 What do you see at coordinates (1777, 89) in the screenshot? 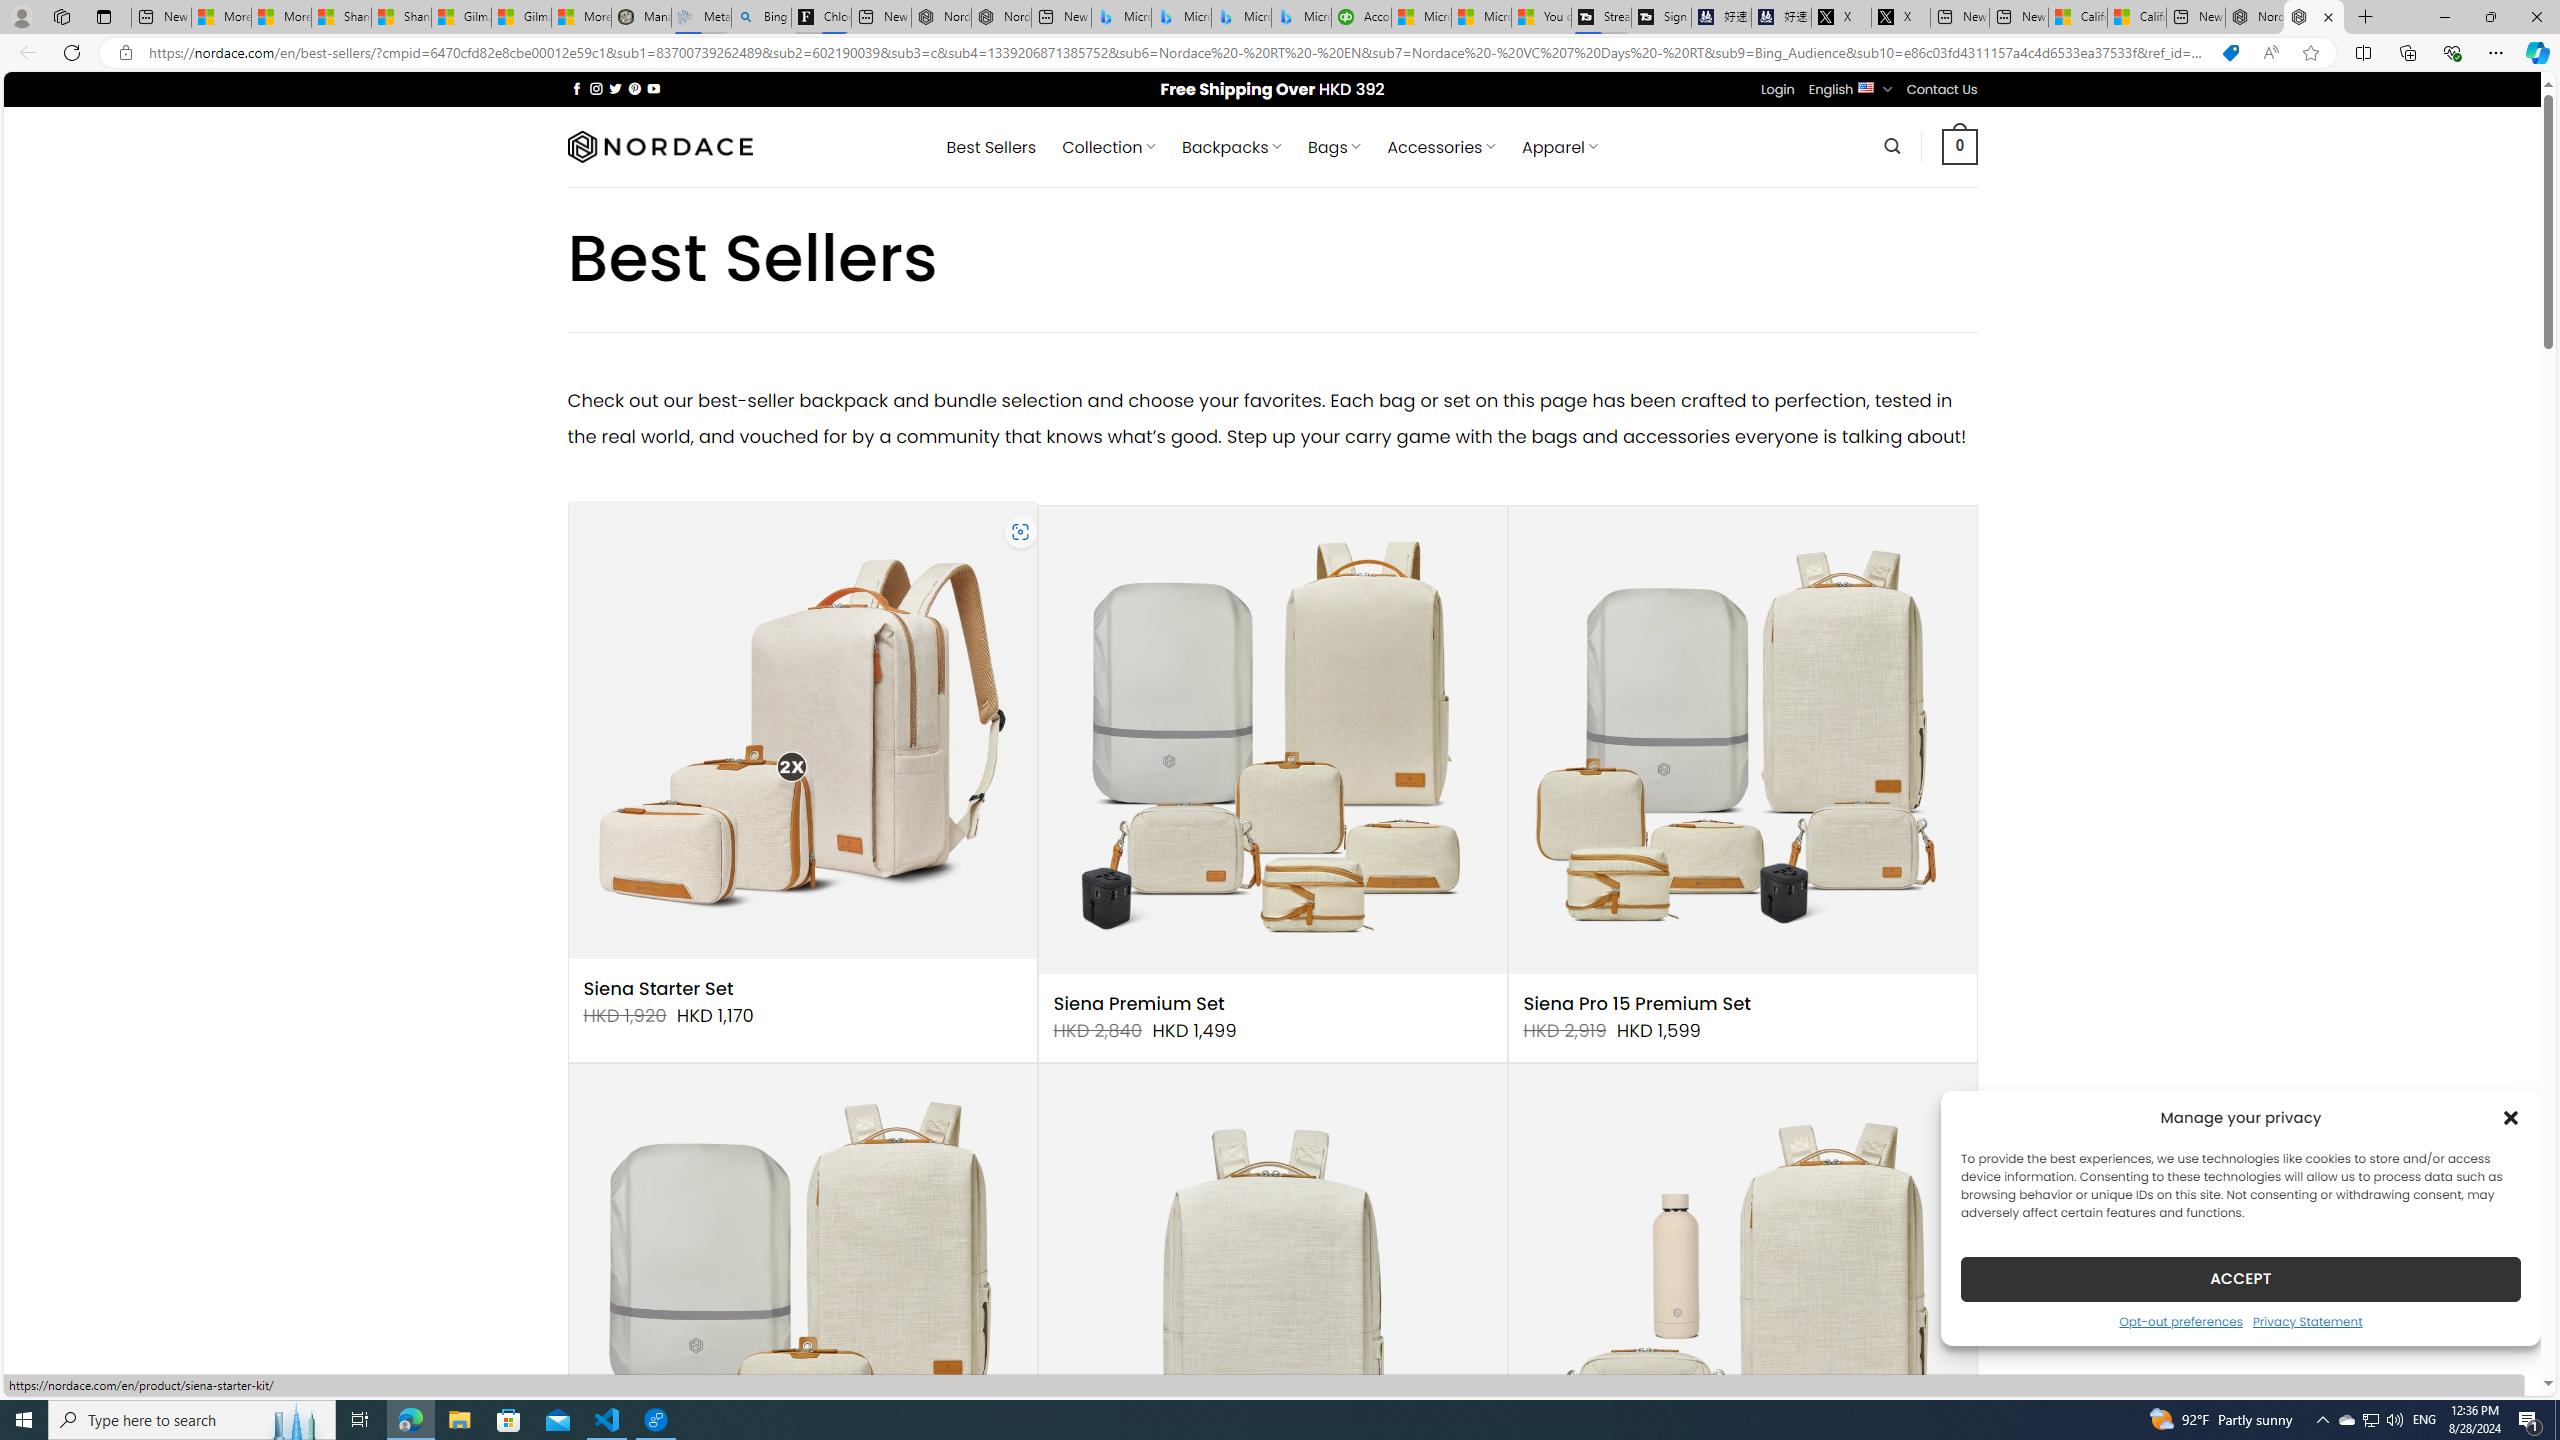
I see `'Login'` at bounding box center [1777, 89].